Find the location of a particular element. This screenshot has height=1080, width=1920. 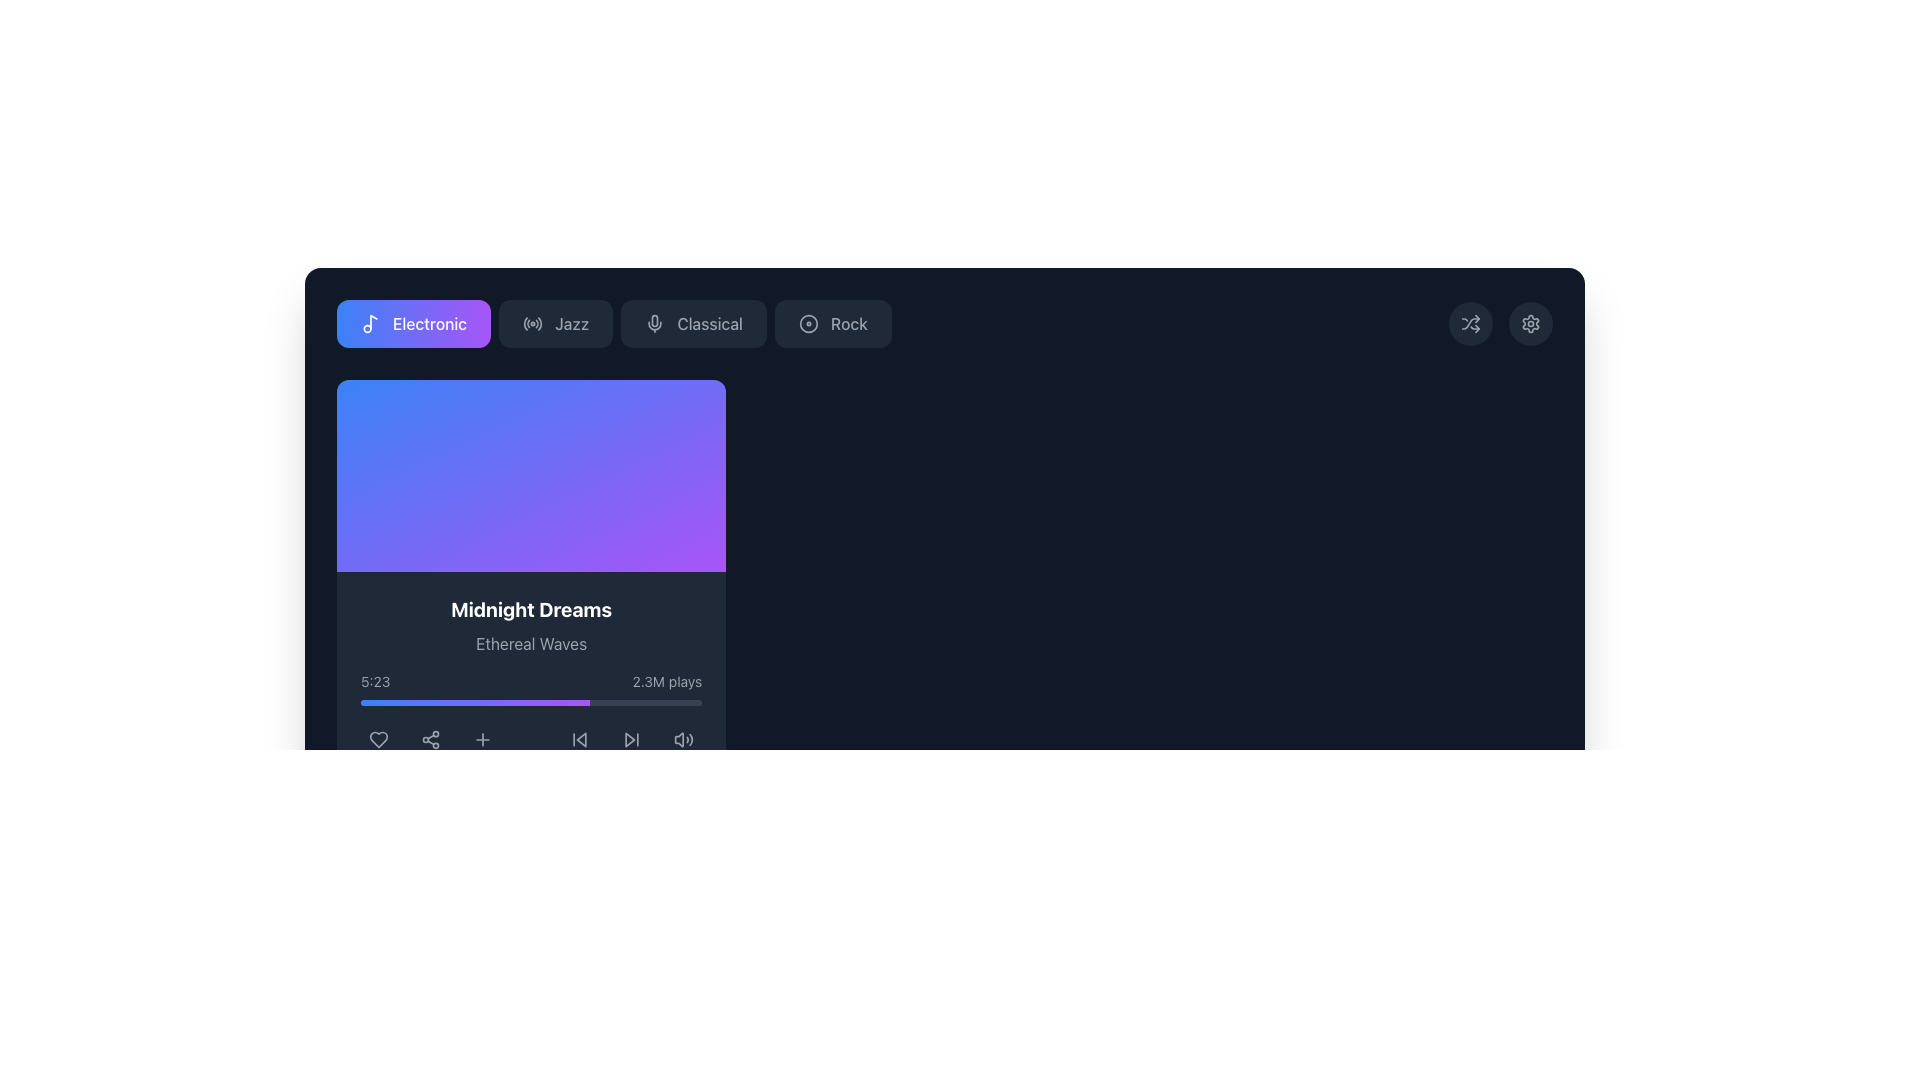

the text label displaying 'Ethereal Waves' in light gray color, located below 'Midnight Dreams' and above '5:23 | 2.3M plays' is located at coordinates (531, 644).